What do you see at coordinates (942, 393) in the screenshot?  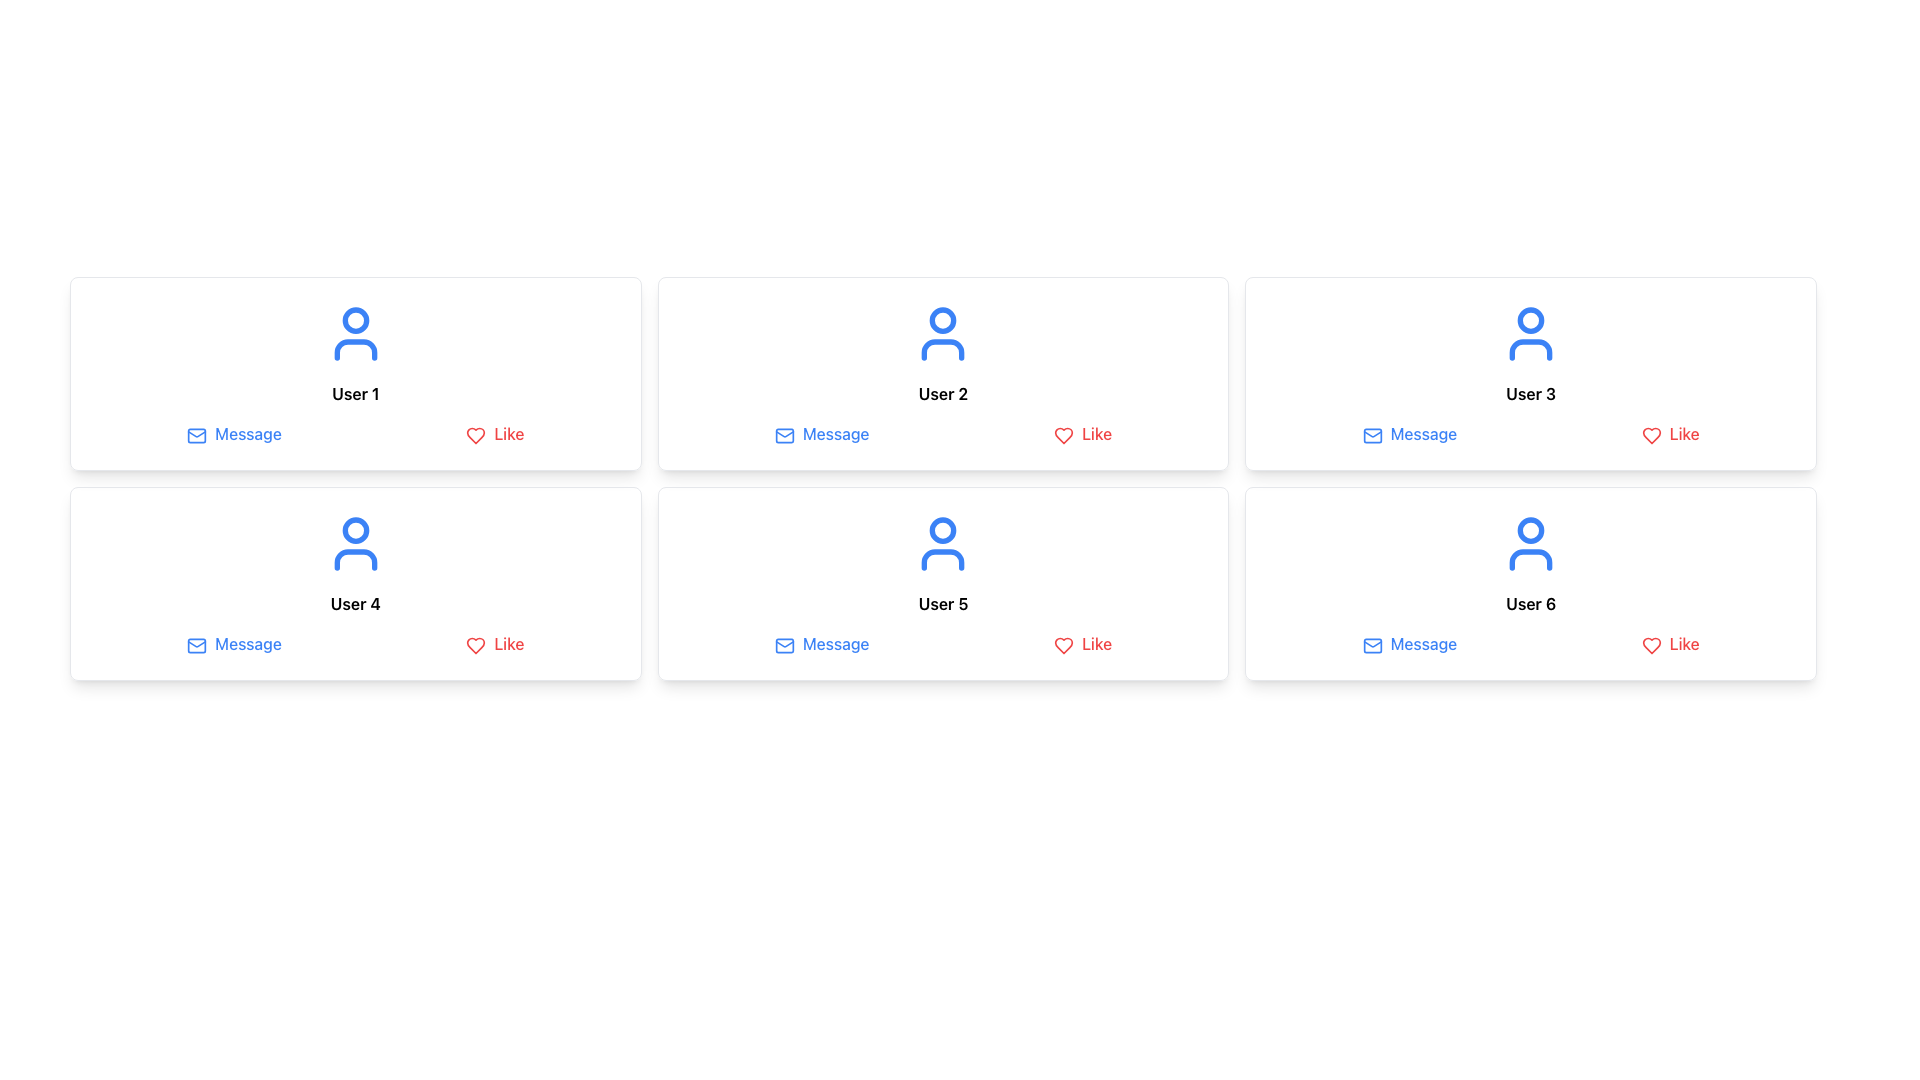 I see `text label displaying the username or identifier of the associated user, located in the second card of the grid layout beneath the person icon` at bounding box center [942, 393].